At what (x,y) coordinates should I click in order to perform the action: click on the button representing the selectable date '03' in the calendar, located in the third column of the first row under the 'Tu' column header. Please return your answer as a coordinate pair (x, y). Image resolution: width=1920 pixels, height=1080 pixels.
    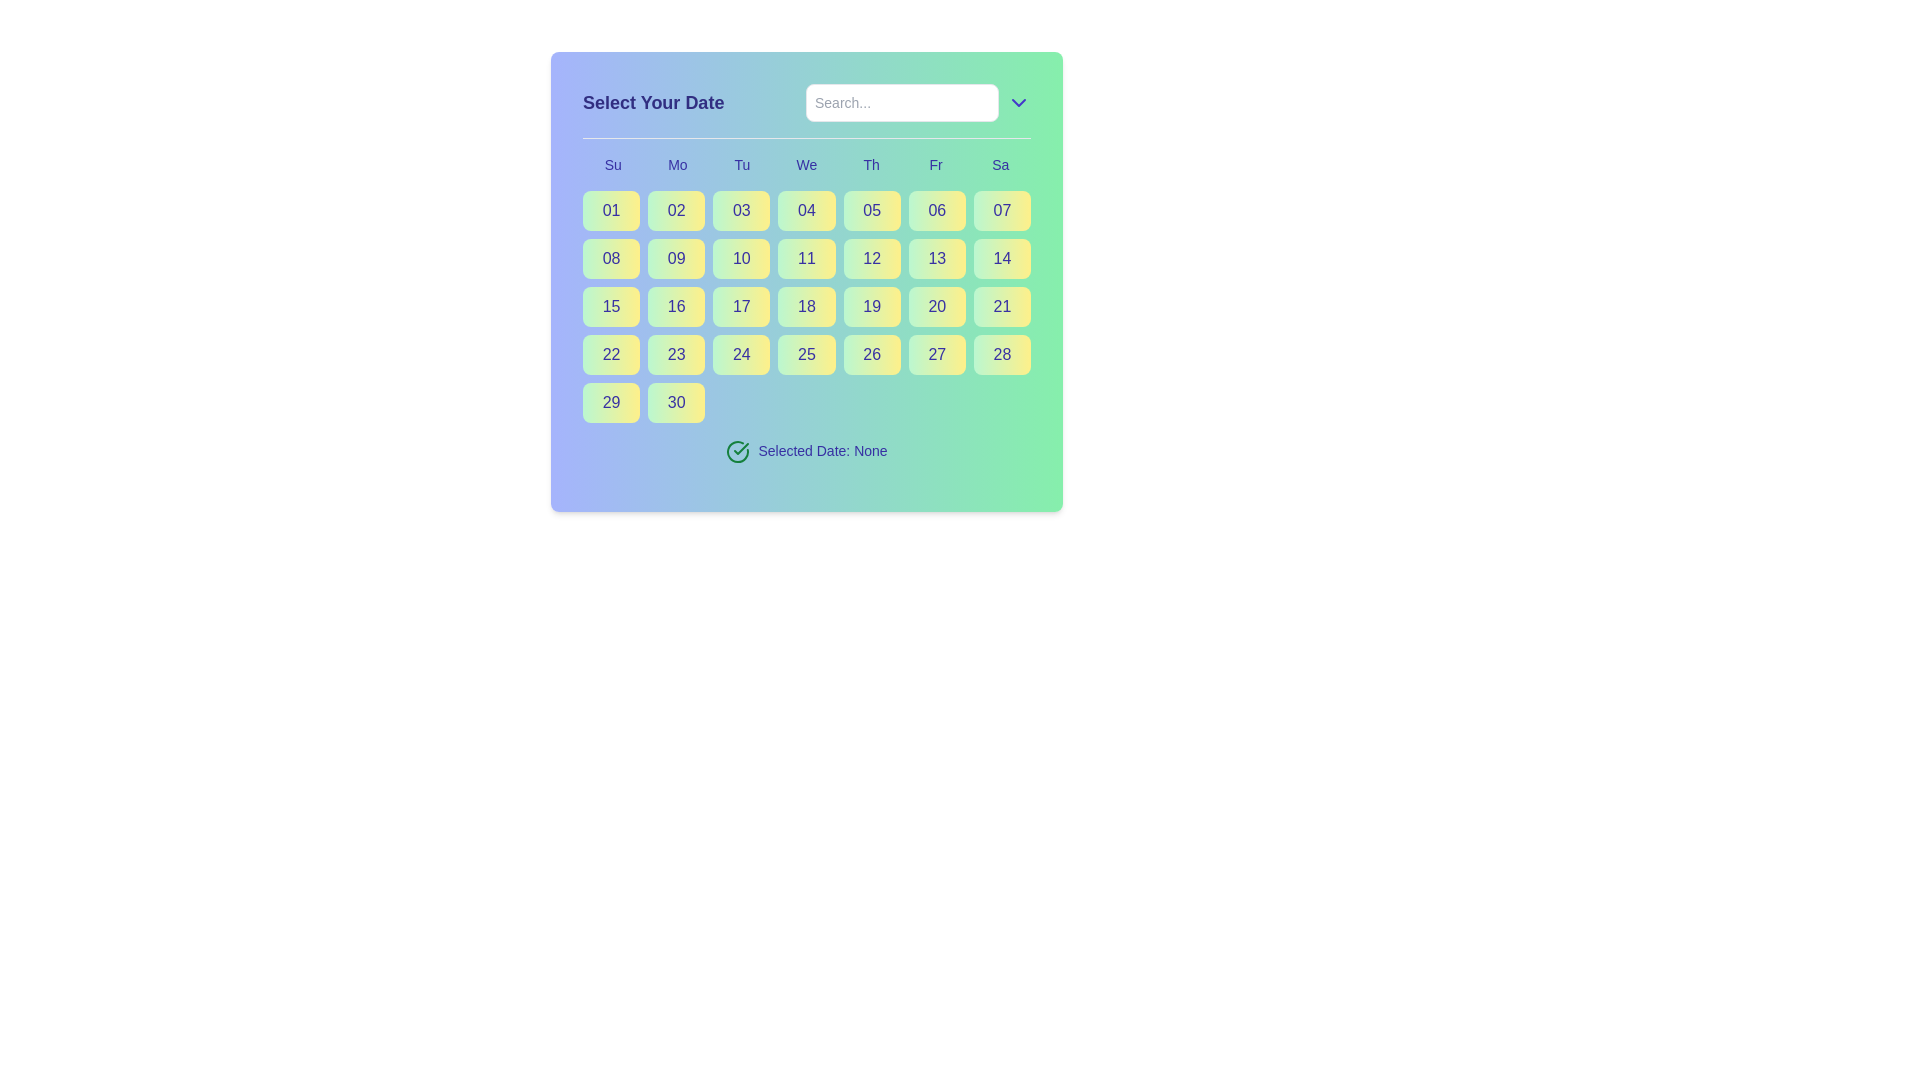
    Looking at the image, I should click on (740, 211).